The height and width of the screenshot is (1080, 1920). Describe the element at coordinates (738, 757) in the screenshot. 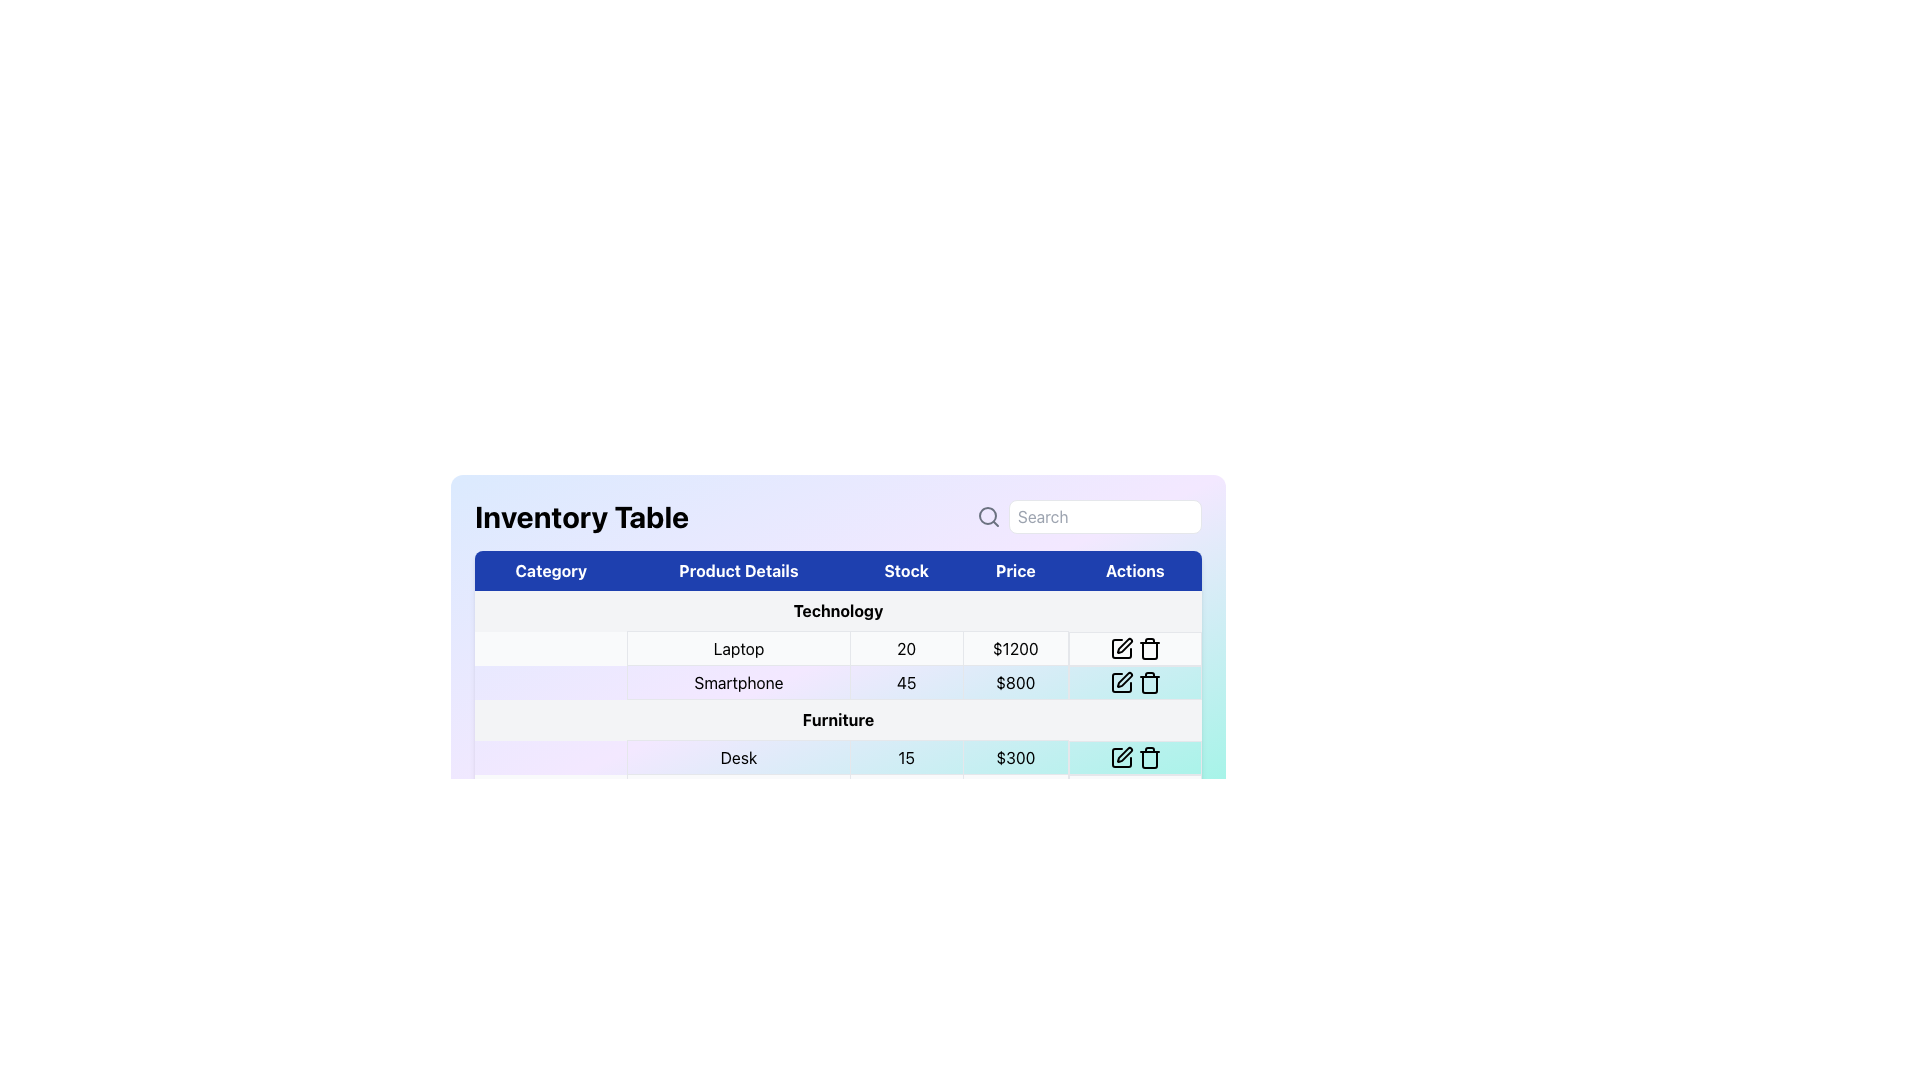

I see `text displayed in the 'Desk' Text Label, which is bold and centered within its table cell in the 'Product Details' column` at that location.